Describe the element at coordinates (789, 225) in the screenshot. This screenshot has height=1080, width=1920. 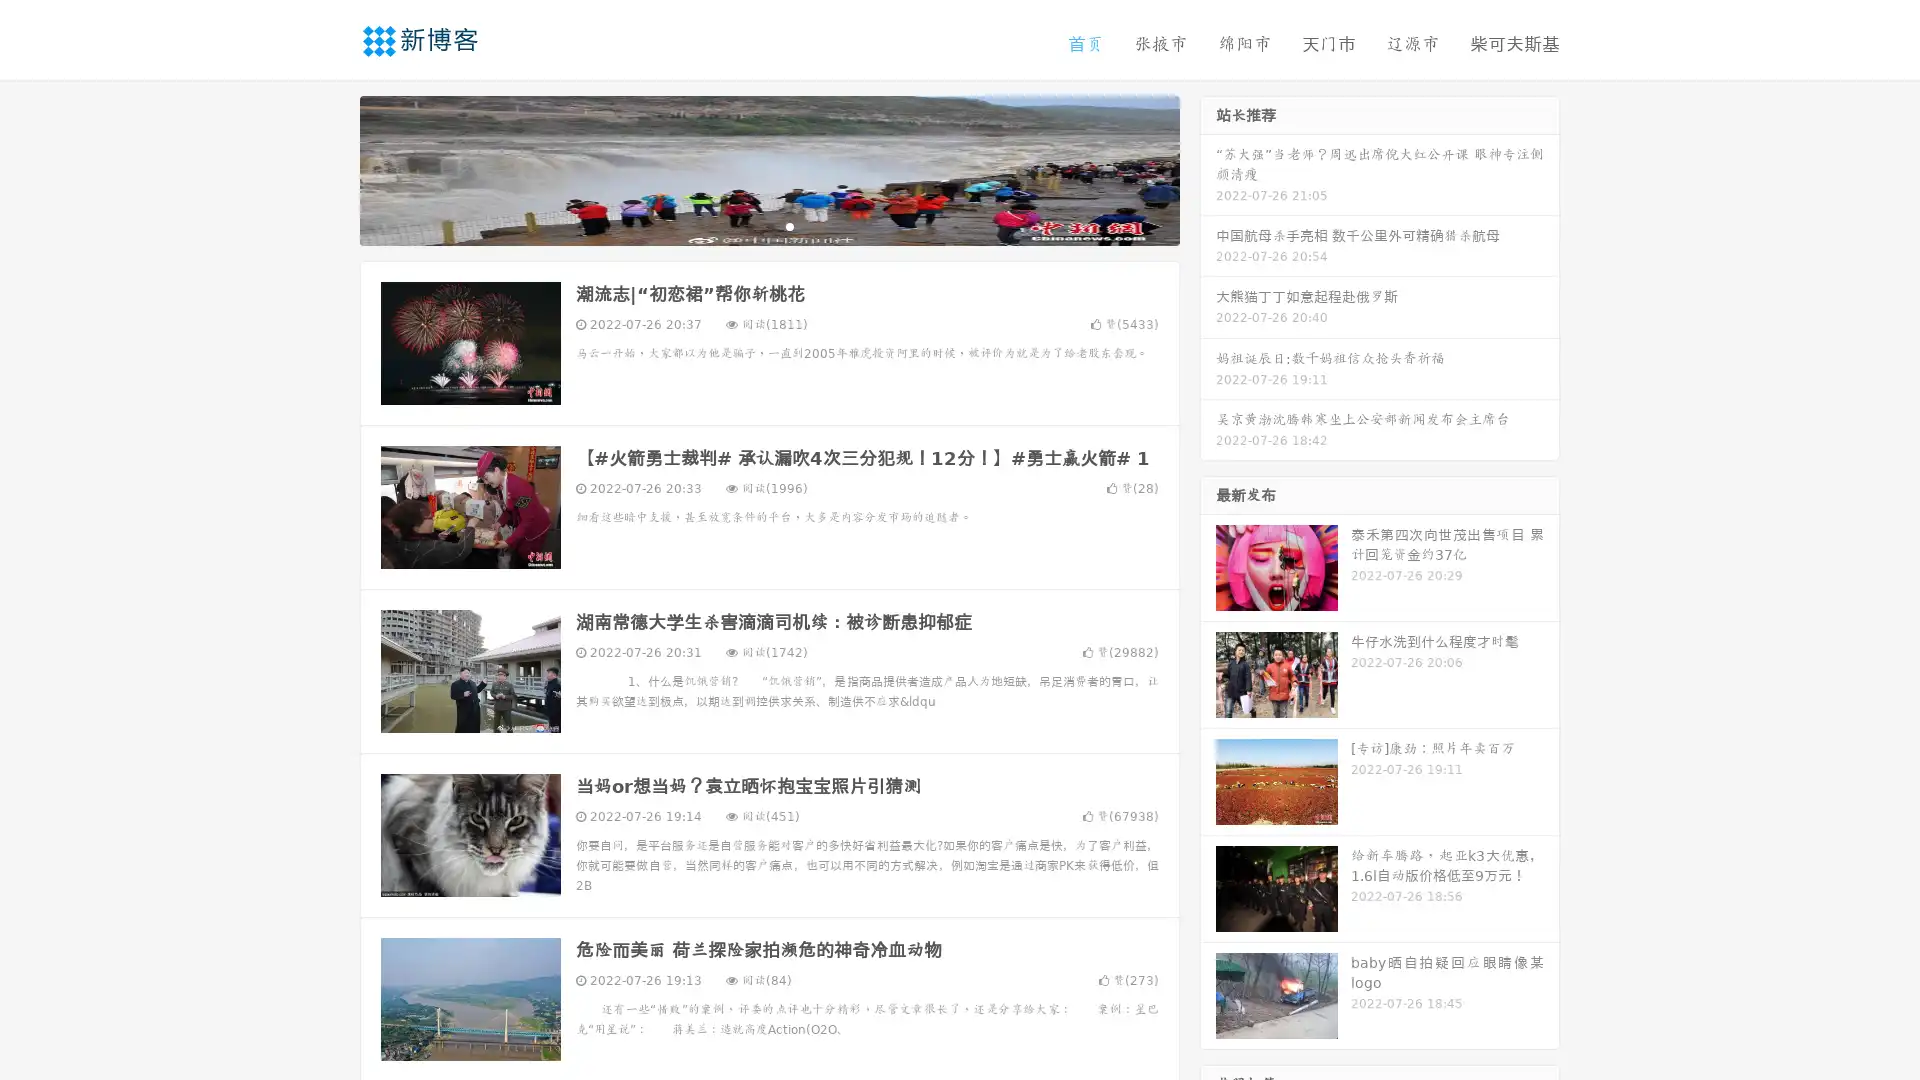
I see `Go to slide 3` at that location.